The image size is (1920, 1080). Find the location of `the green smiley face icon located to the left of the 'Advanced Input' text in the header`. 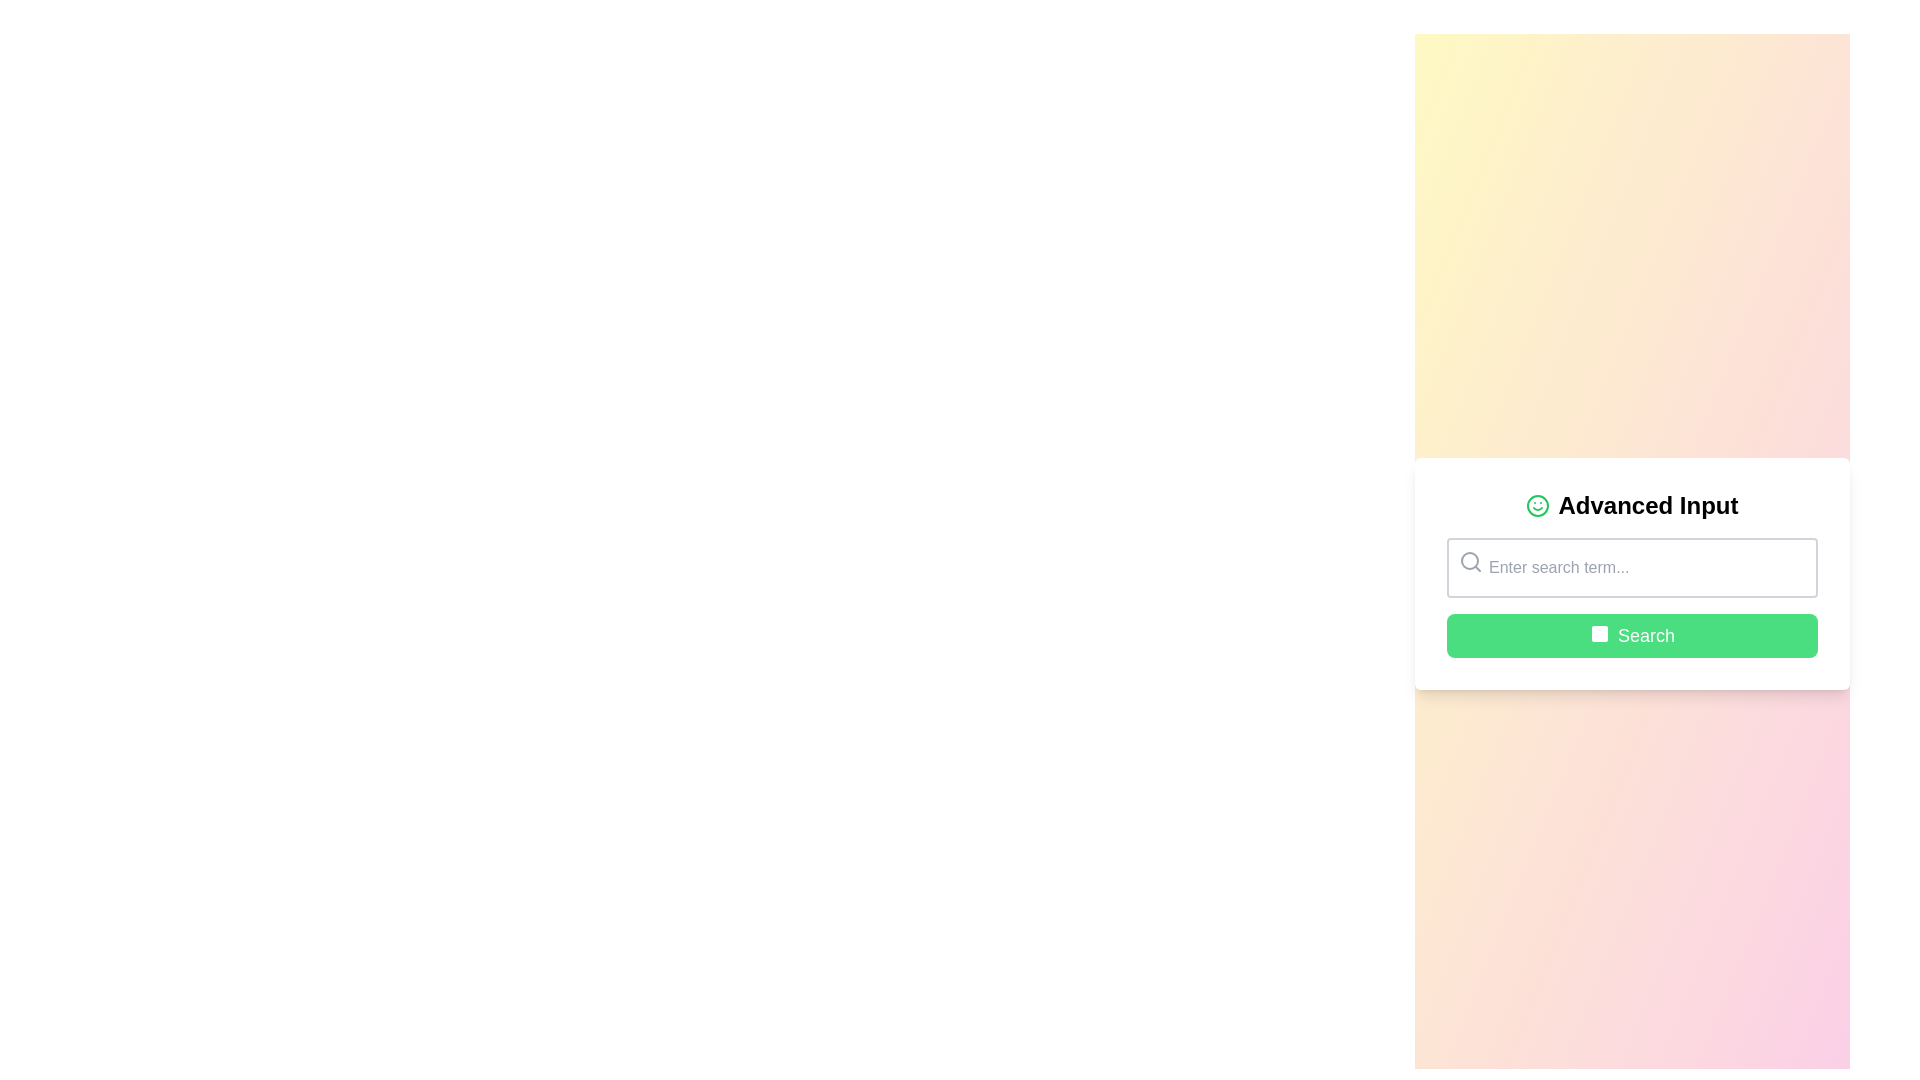

the green smiley face icon located to the left of the 'Advanced Input' text in the header is located at coordinates (1537, 504).